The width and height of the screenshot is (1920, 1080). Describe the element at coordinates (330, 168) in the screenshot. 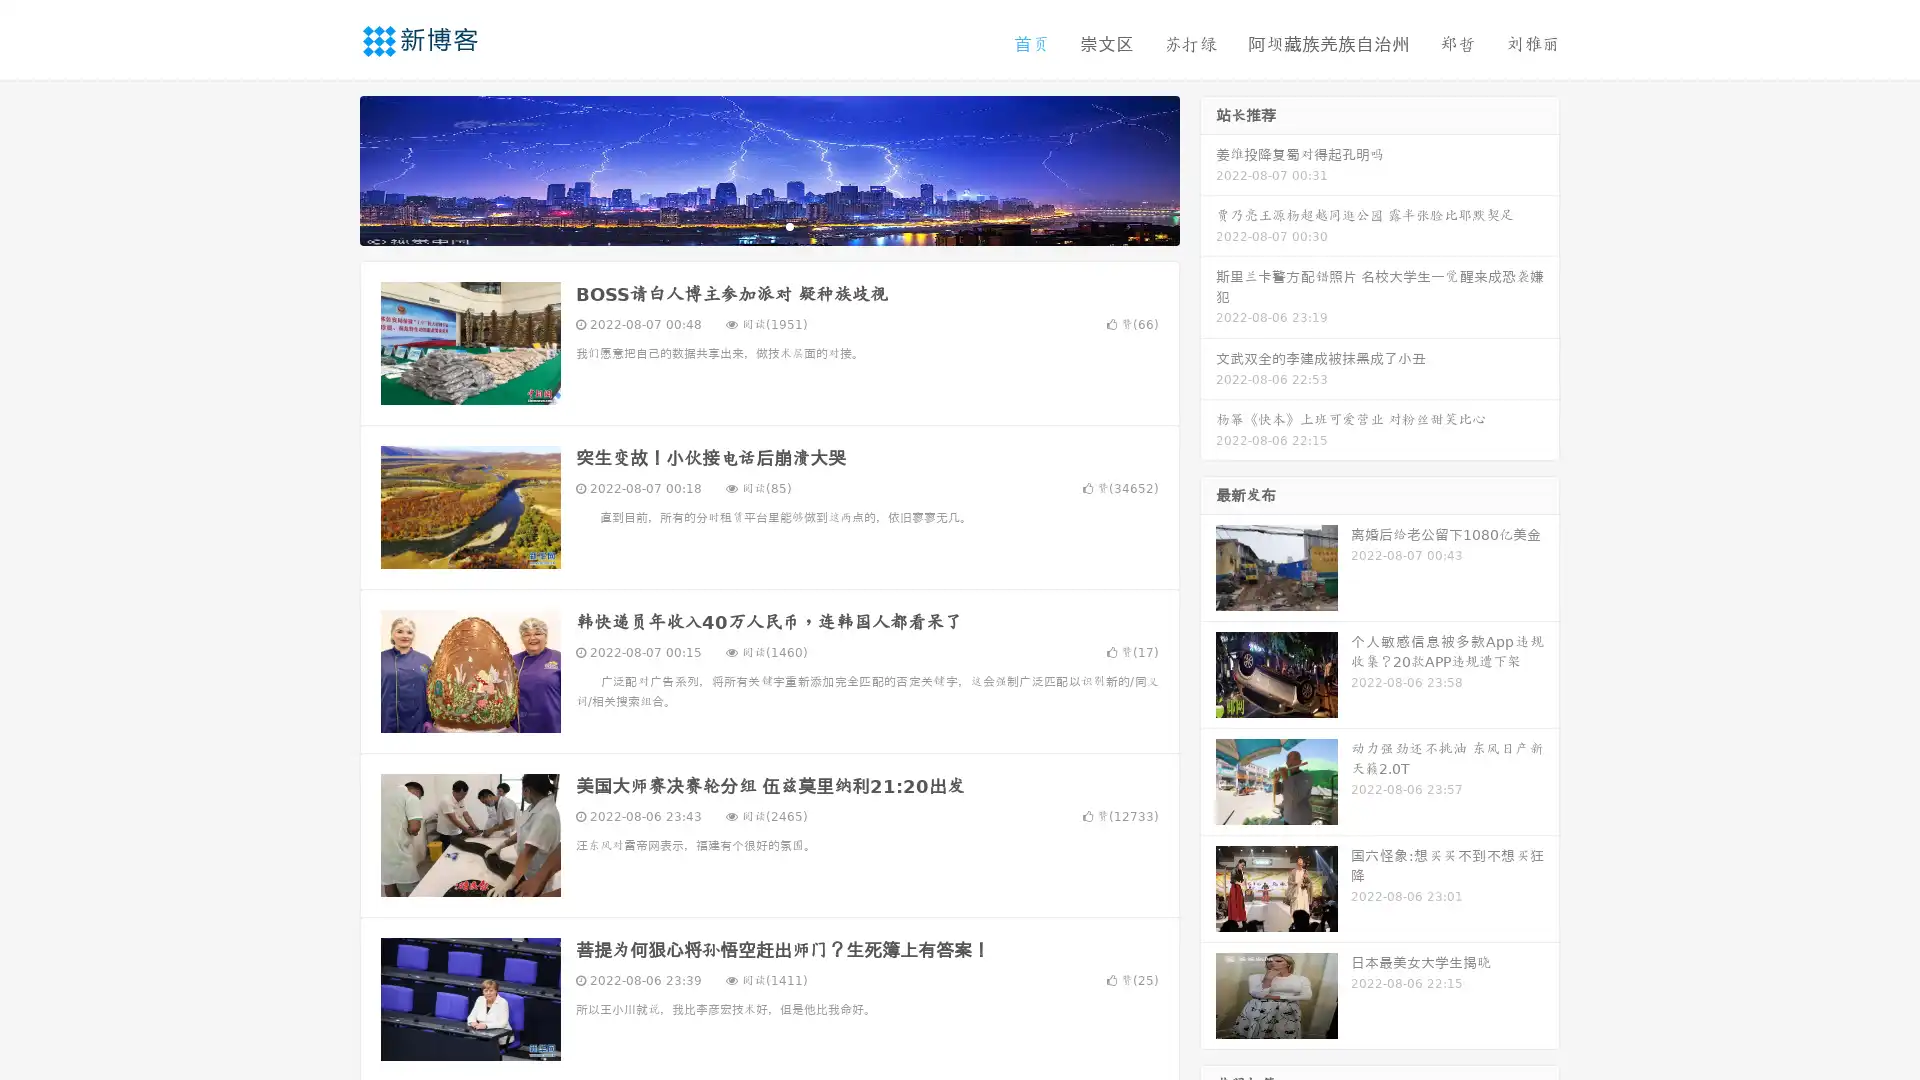

I see `Previous slide` at that location.